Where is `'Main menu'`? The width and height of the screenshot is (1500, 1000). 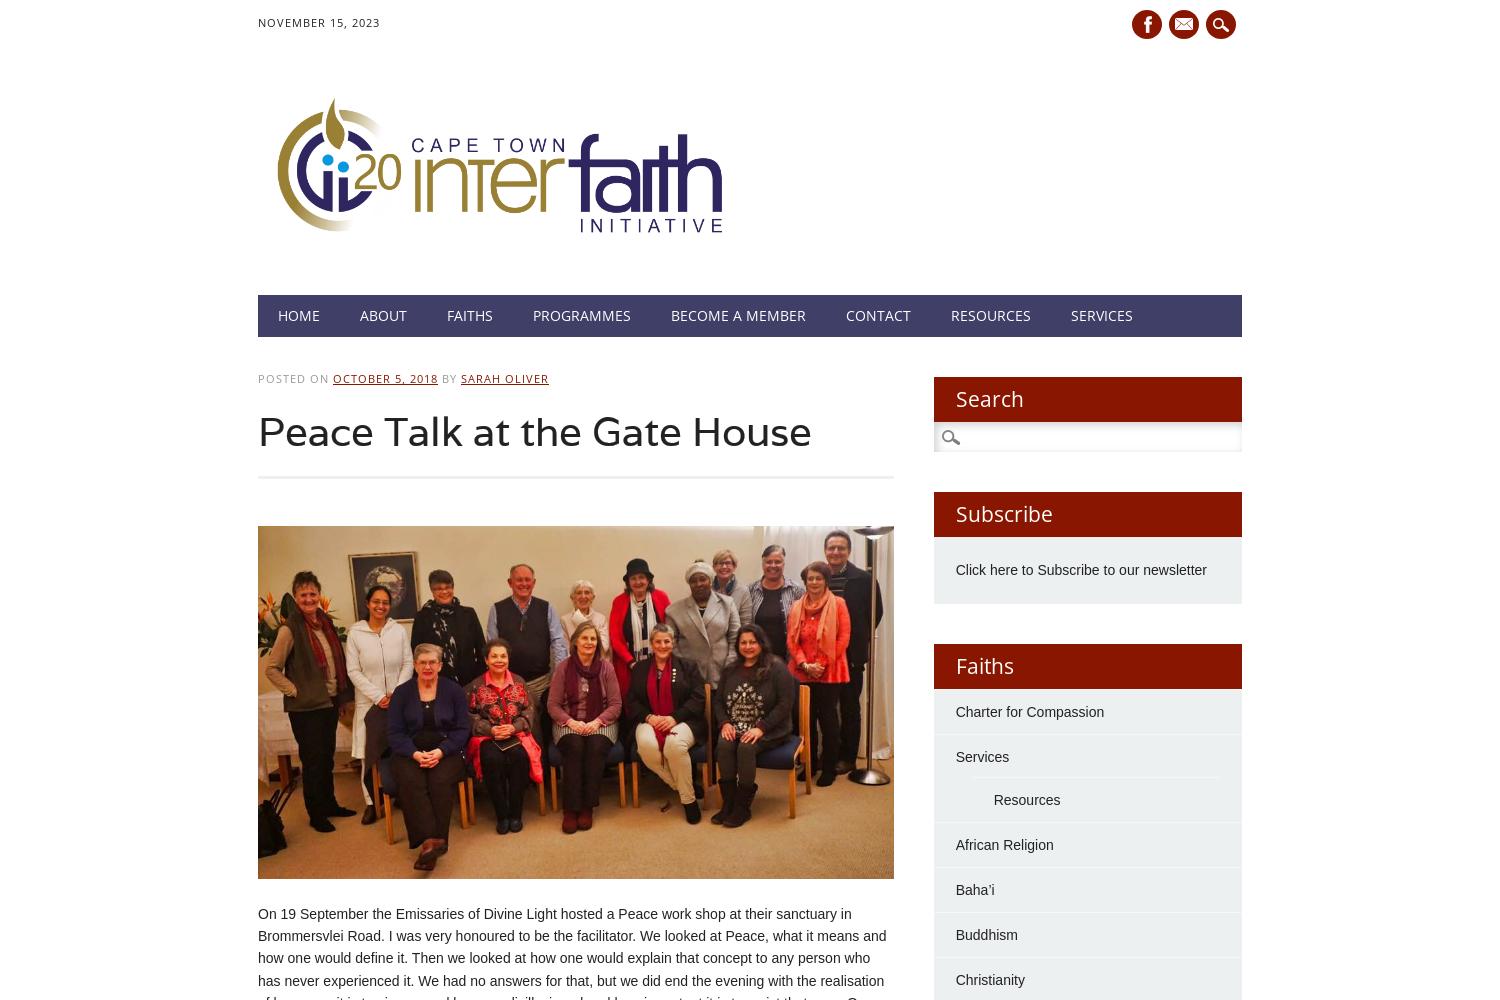
'Main menu' is located at coordinates (258, 309).